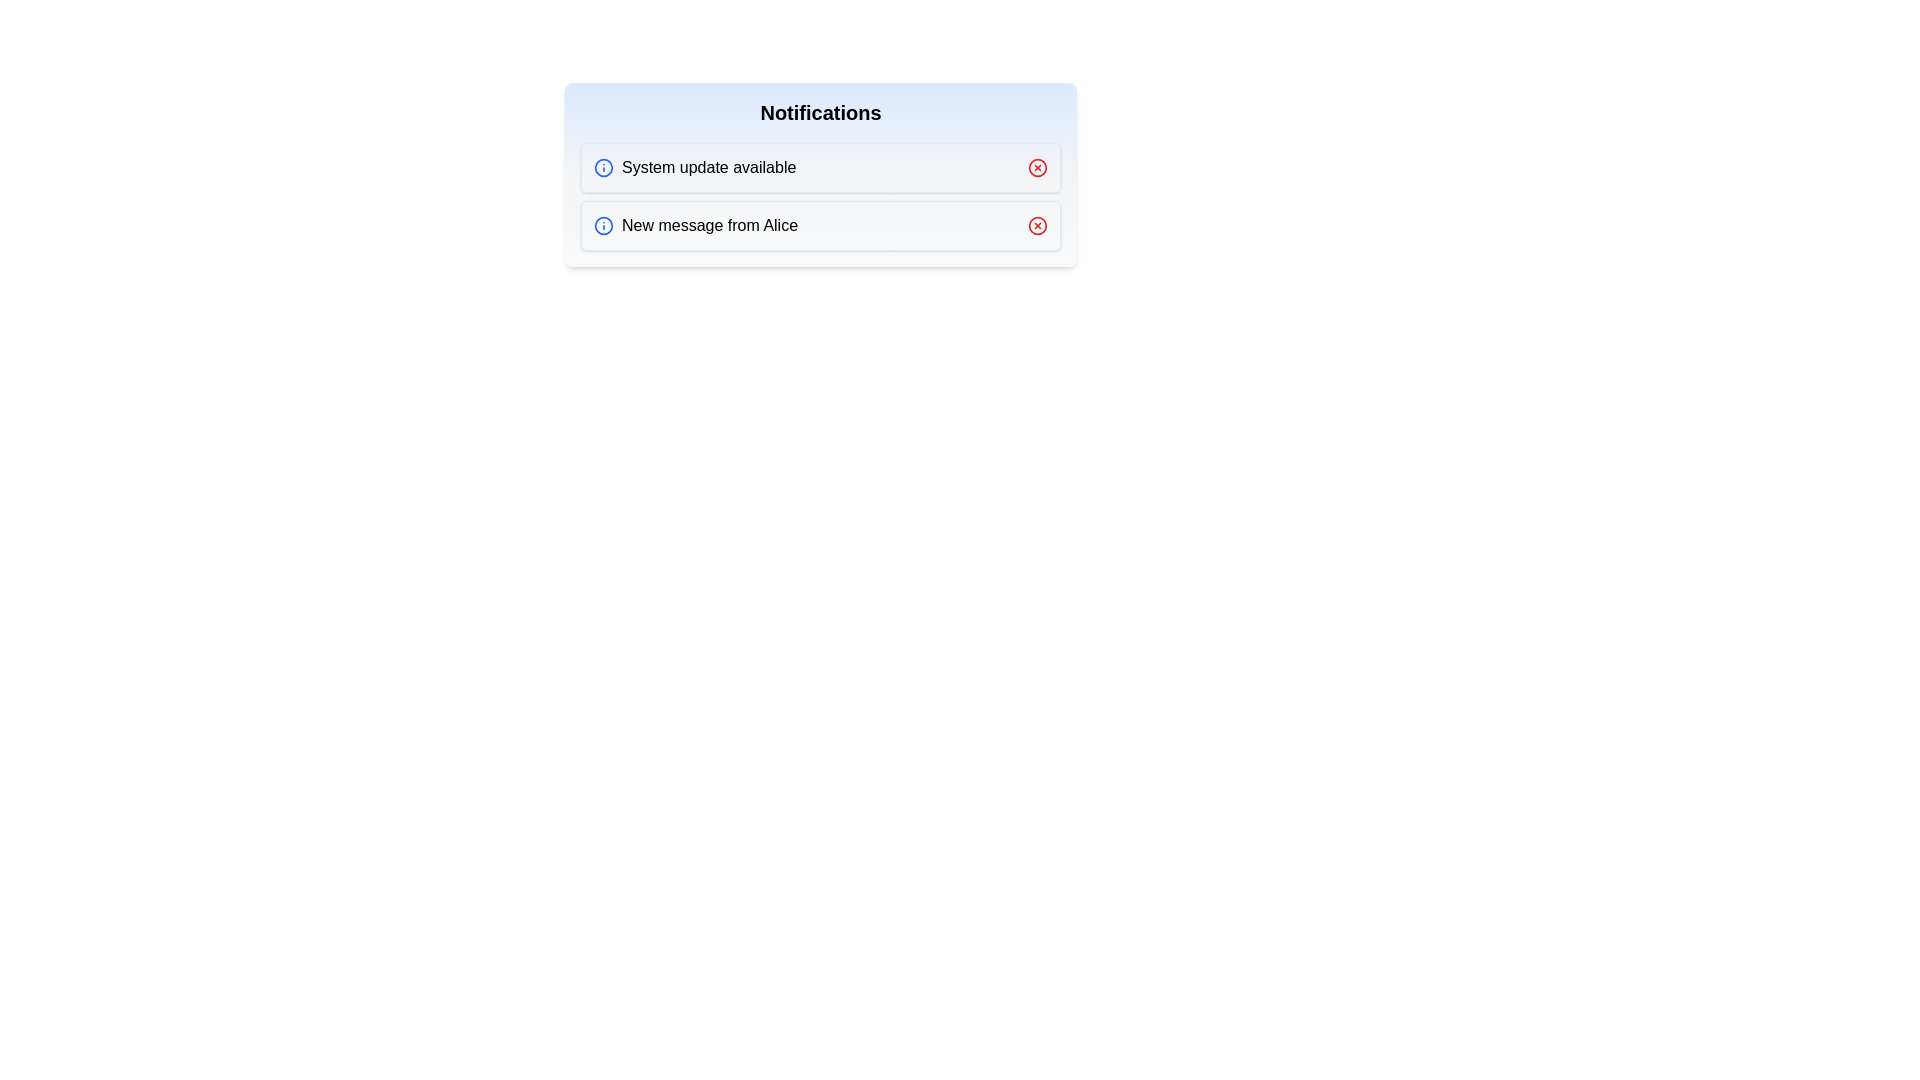 This screenshot has width=1920, height=1080. I want to click on close button for the notification with message 'System update available' to remove it, so click(1037, 167).